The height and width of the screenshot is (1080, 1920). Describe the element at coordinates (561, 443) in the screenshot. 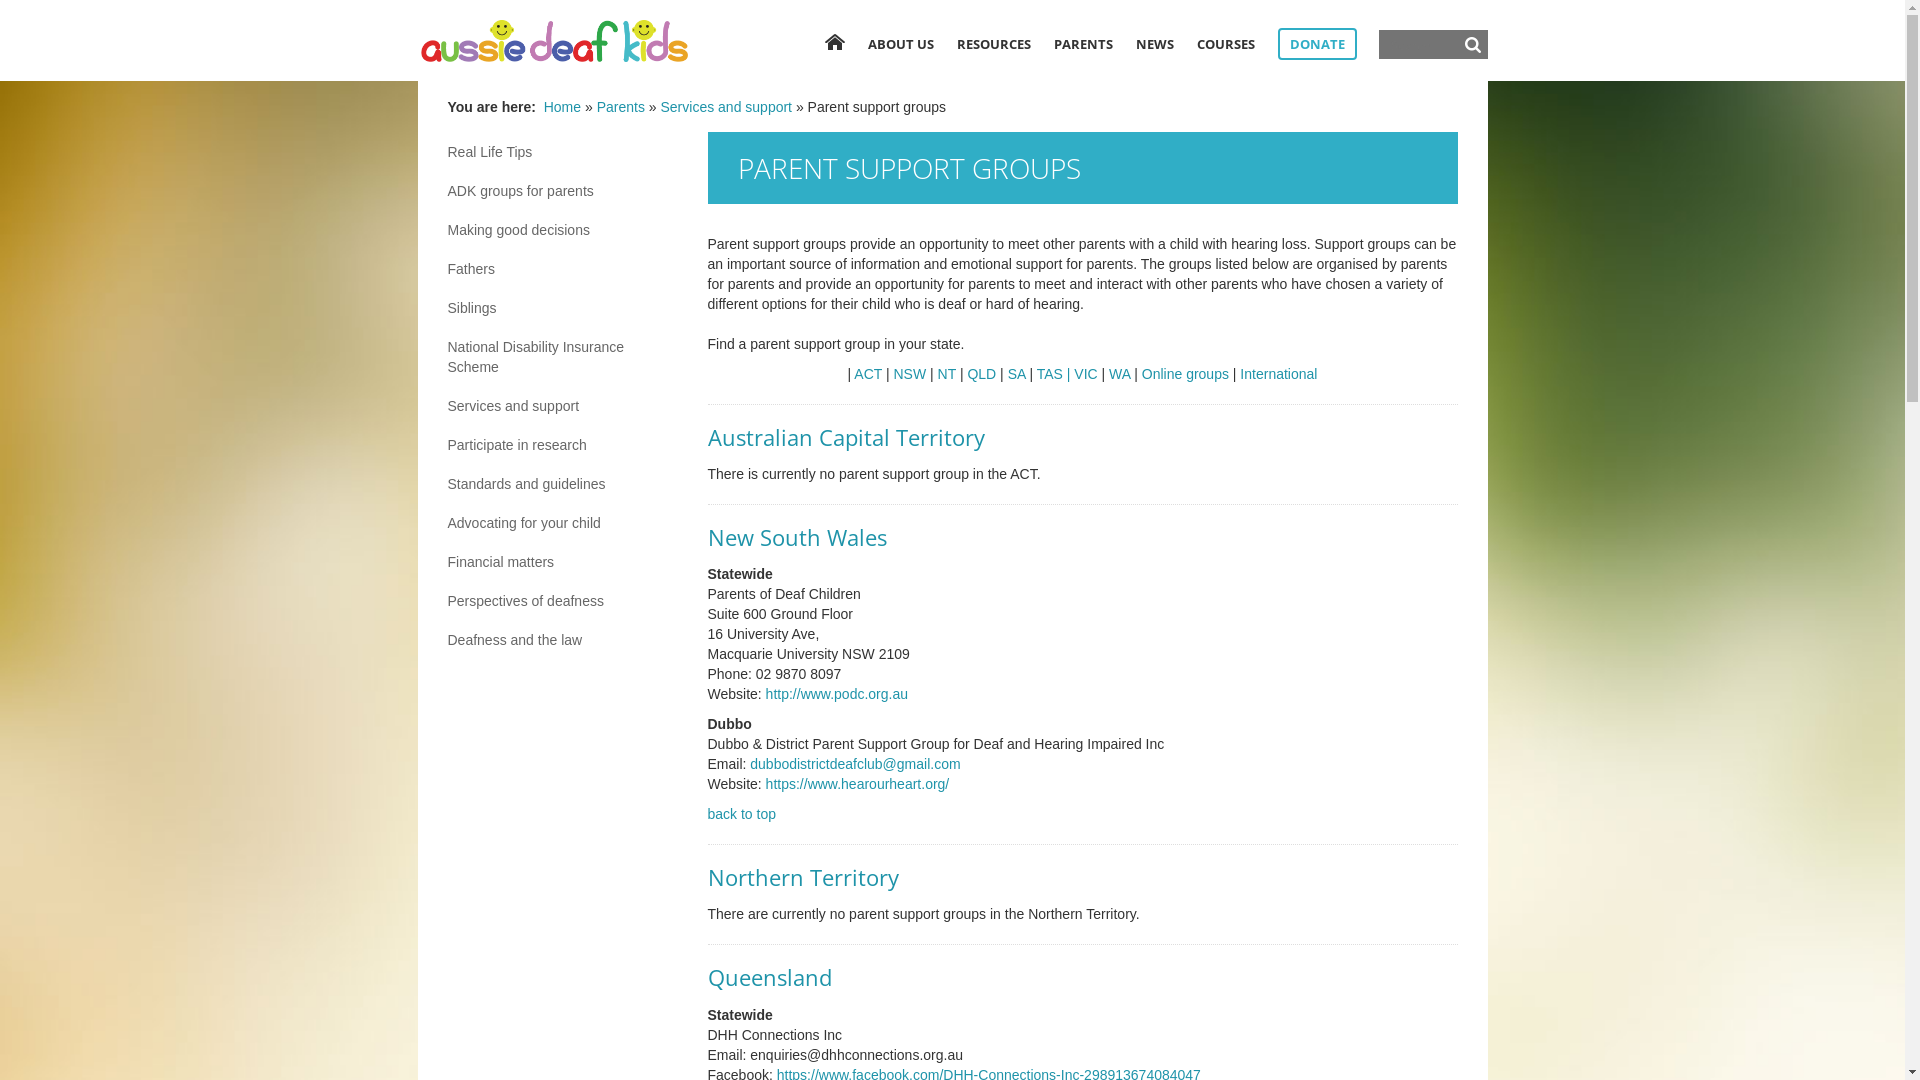

I see `'Participate in research'` at that location.